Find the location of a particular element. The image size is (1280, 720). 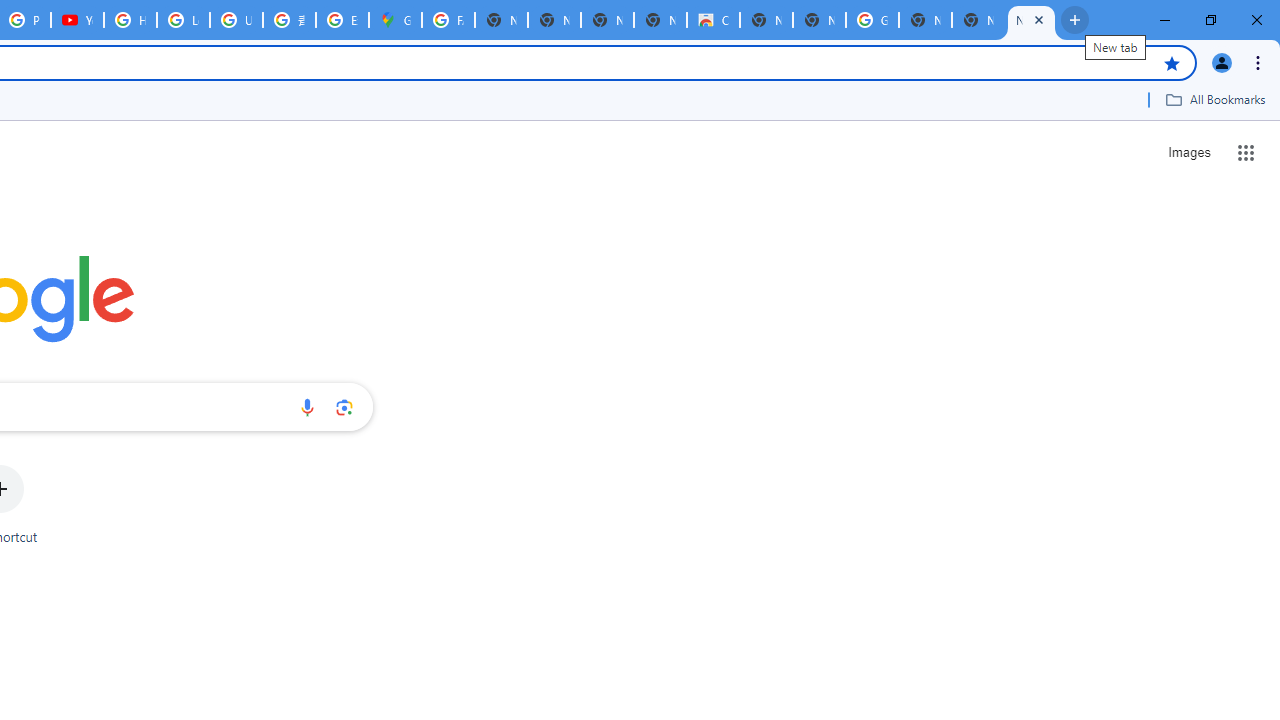

'All Bookmarks' is located at coordinates (1214, 99).